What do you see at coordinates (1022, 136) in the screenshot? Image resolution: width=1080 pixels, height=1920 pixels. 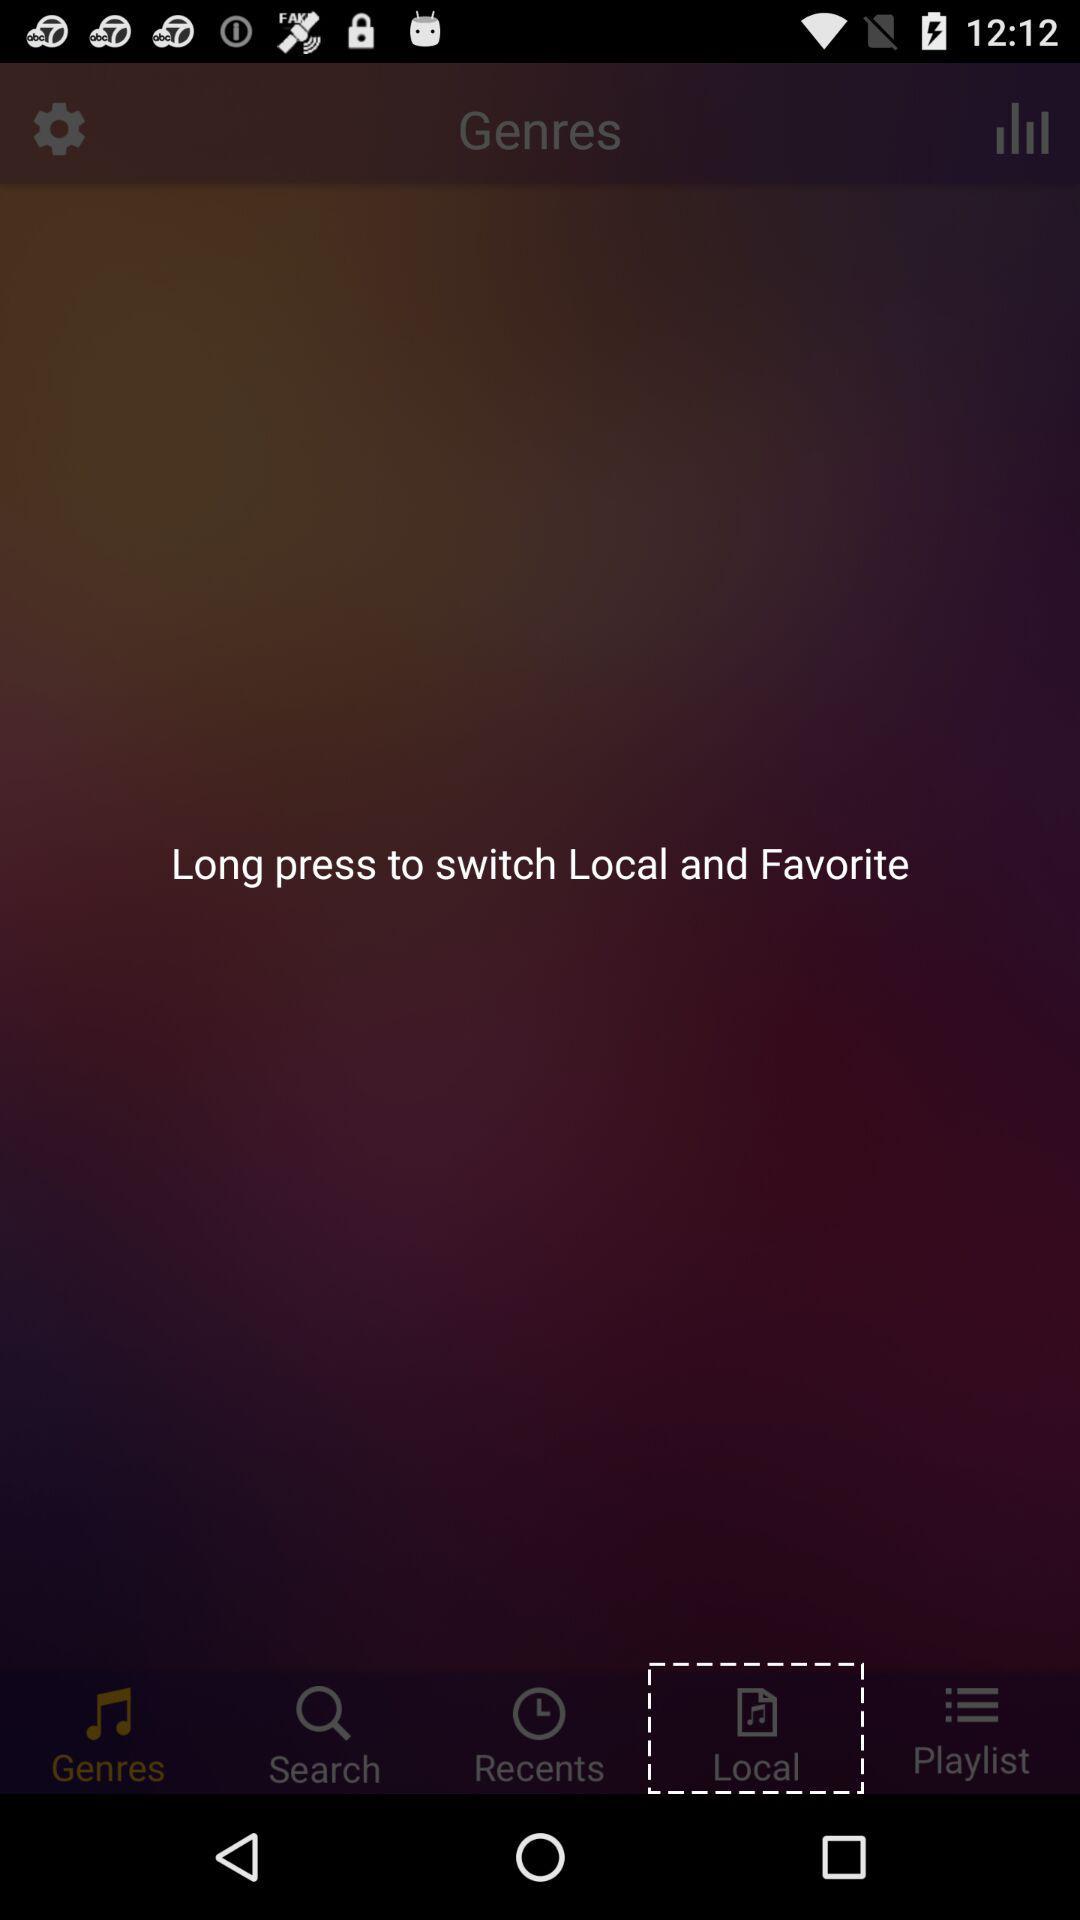 I see `the pause icon` at bounding box center [1022, 136].